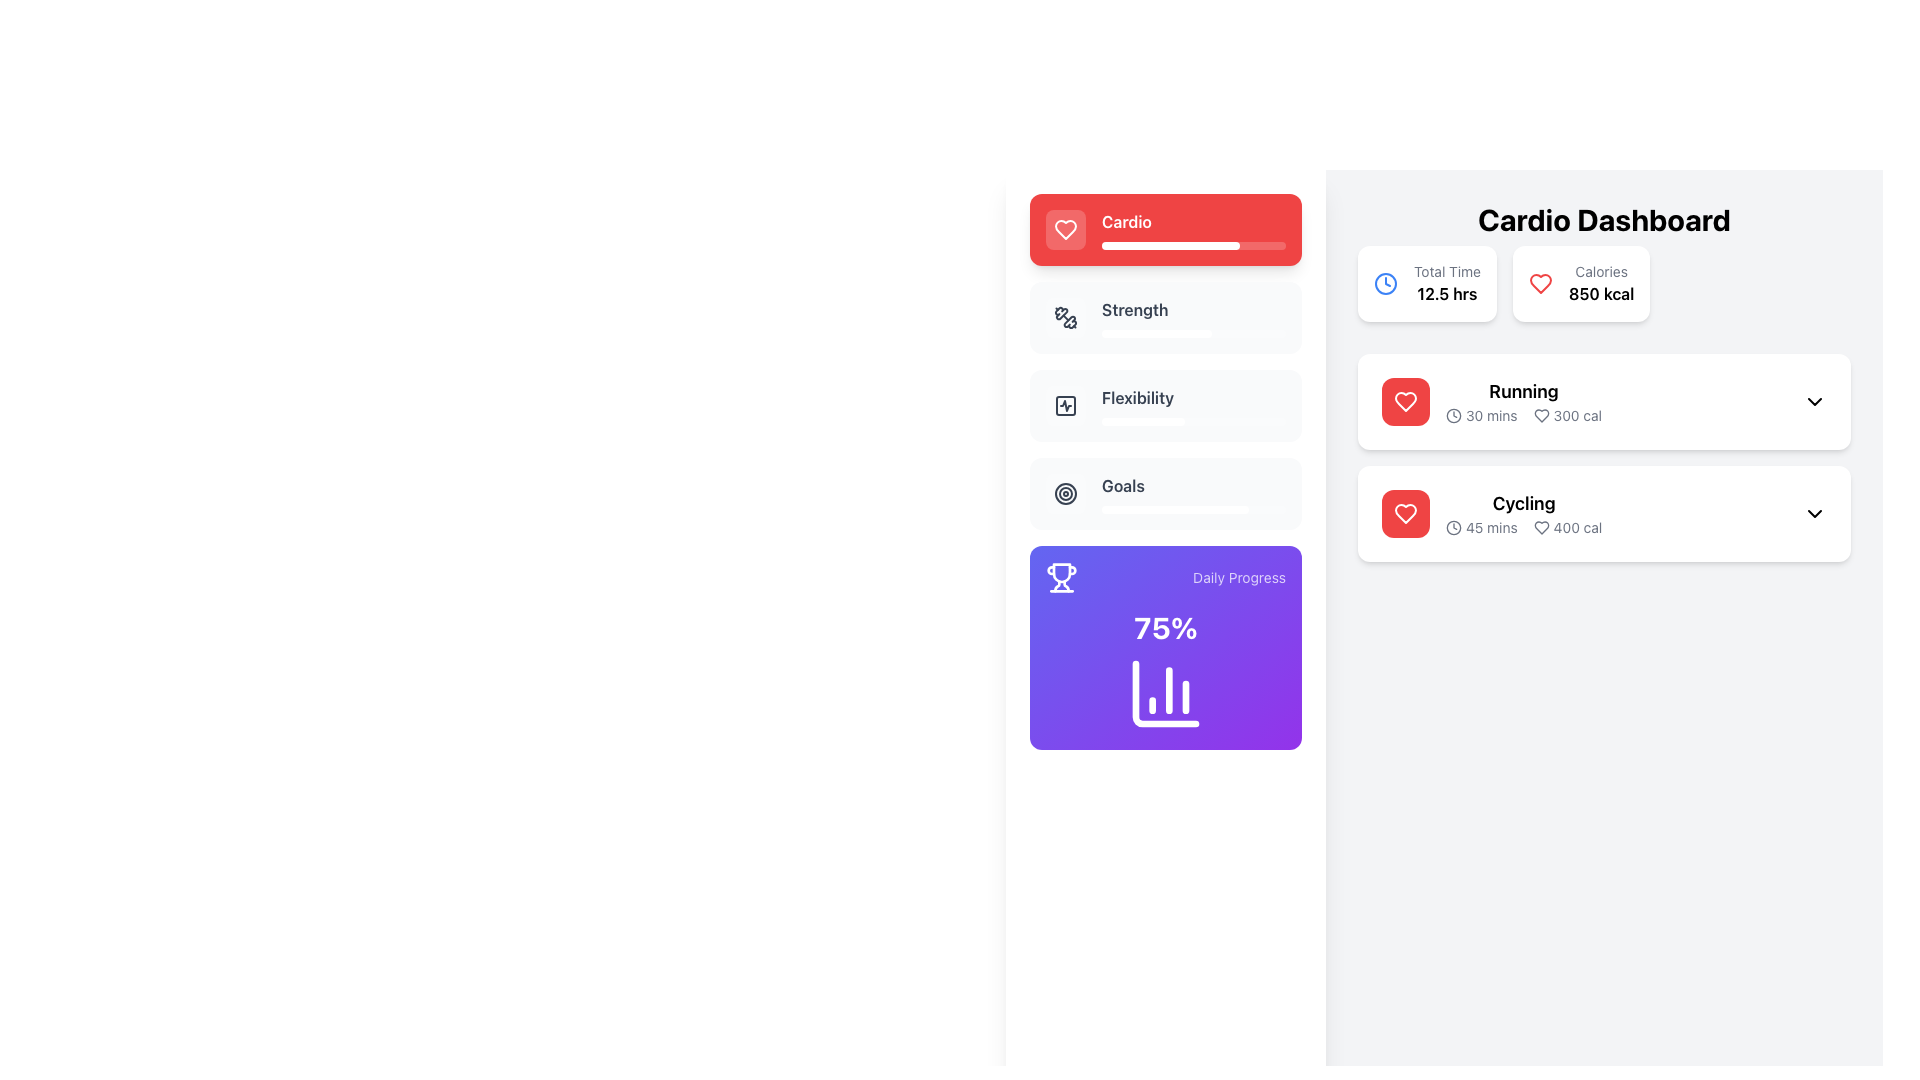  What do you see at coordinates (1405, 512) in the screenshot?
I see `the icon button that indicates a liked or favorited activity, located to the left of the text 'Cycling 45 mins 400 cal' in the Cardio Dashboard section` at bounding box center [1405, 512].